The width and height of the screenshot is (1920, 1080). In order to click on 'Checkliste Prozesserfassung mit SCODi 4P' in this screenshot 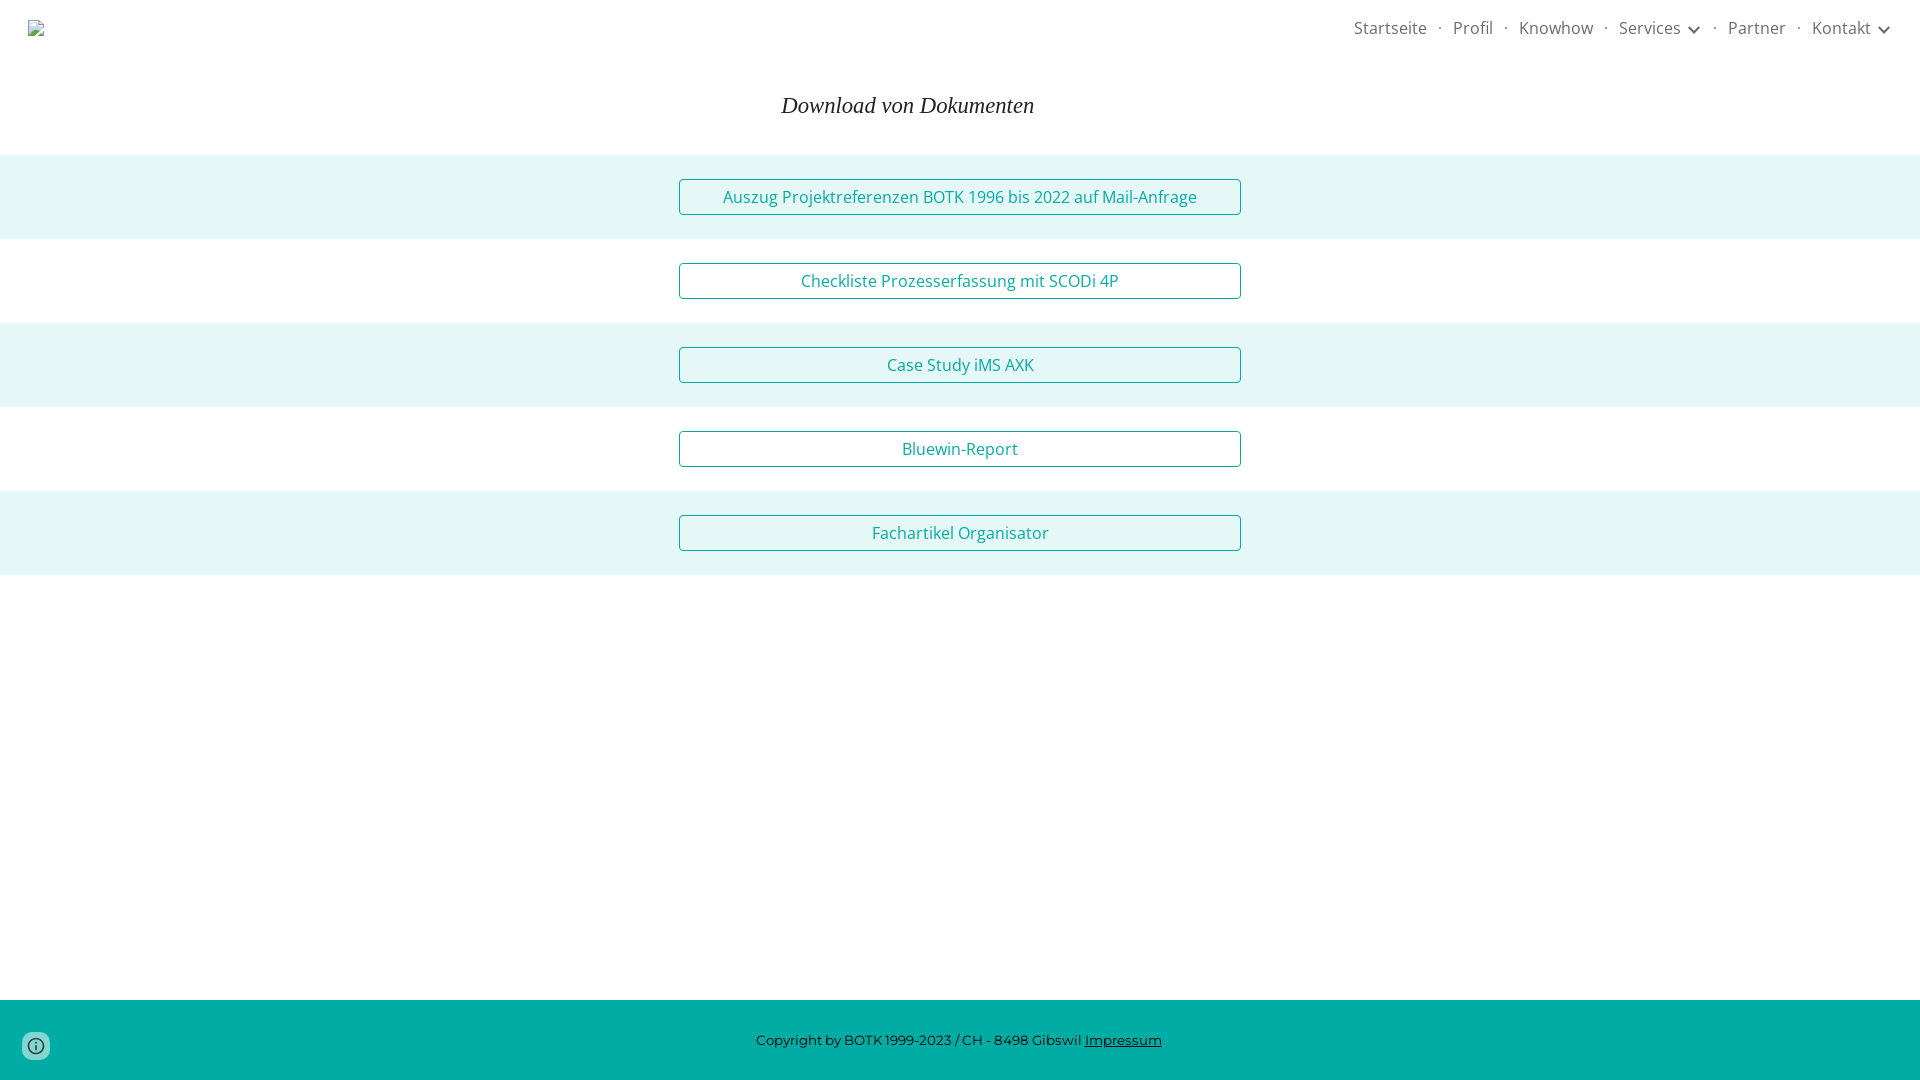, I will do `click(960, 281)`.